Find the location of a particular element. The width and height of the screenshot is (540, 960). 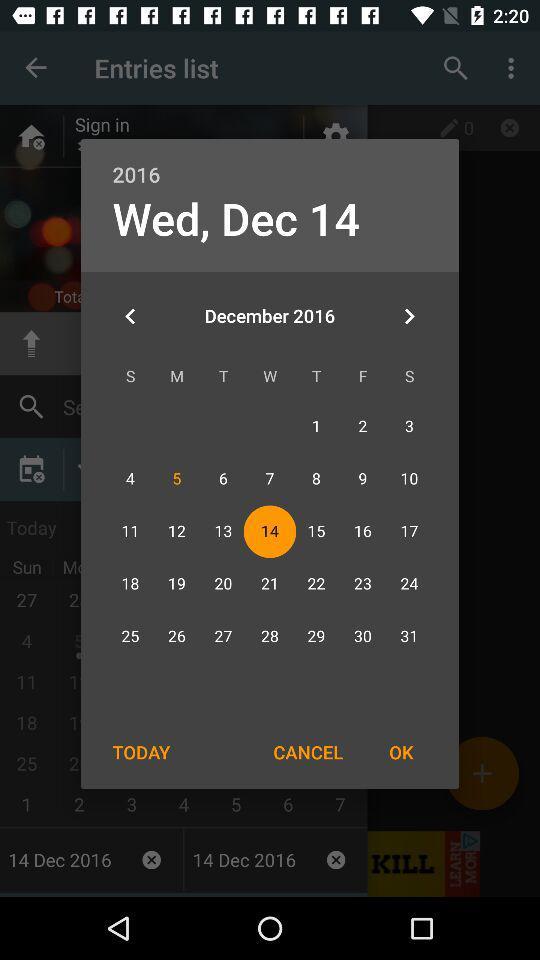

icon to the right of the cancel item is located at coordinates (401, 751).